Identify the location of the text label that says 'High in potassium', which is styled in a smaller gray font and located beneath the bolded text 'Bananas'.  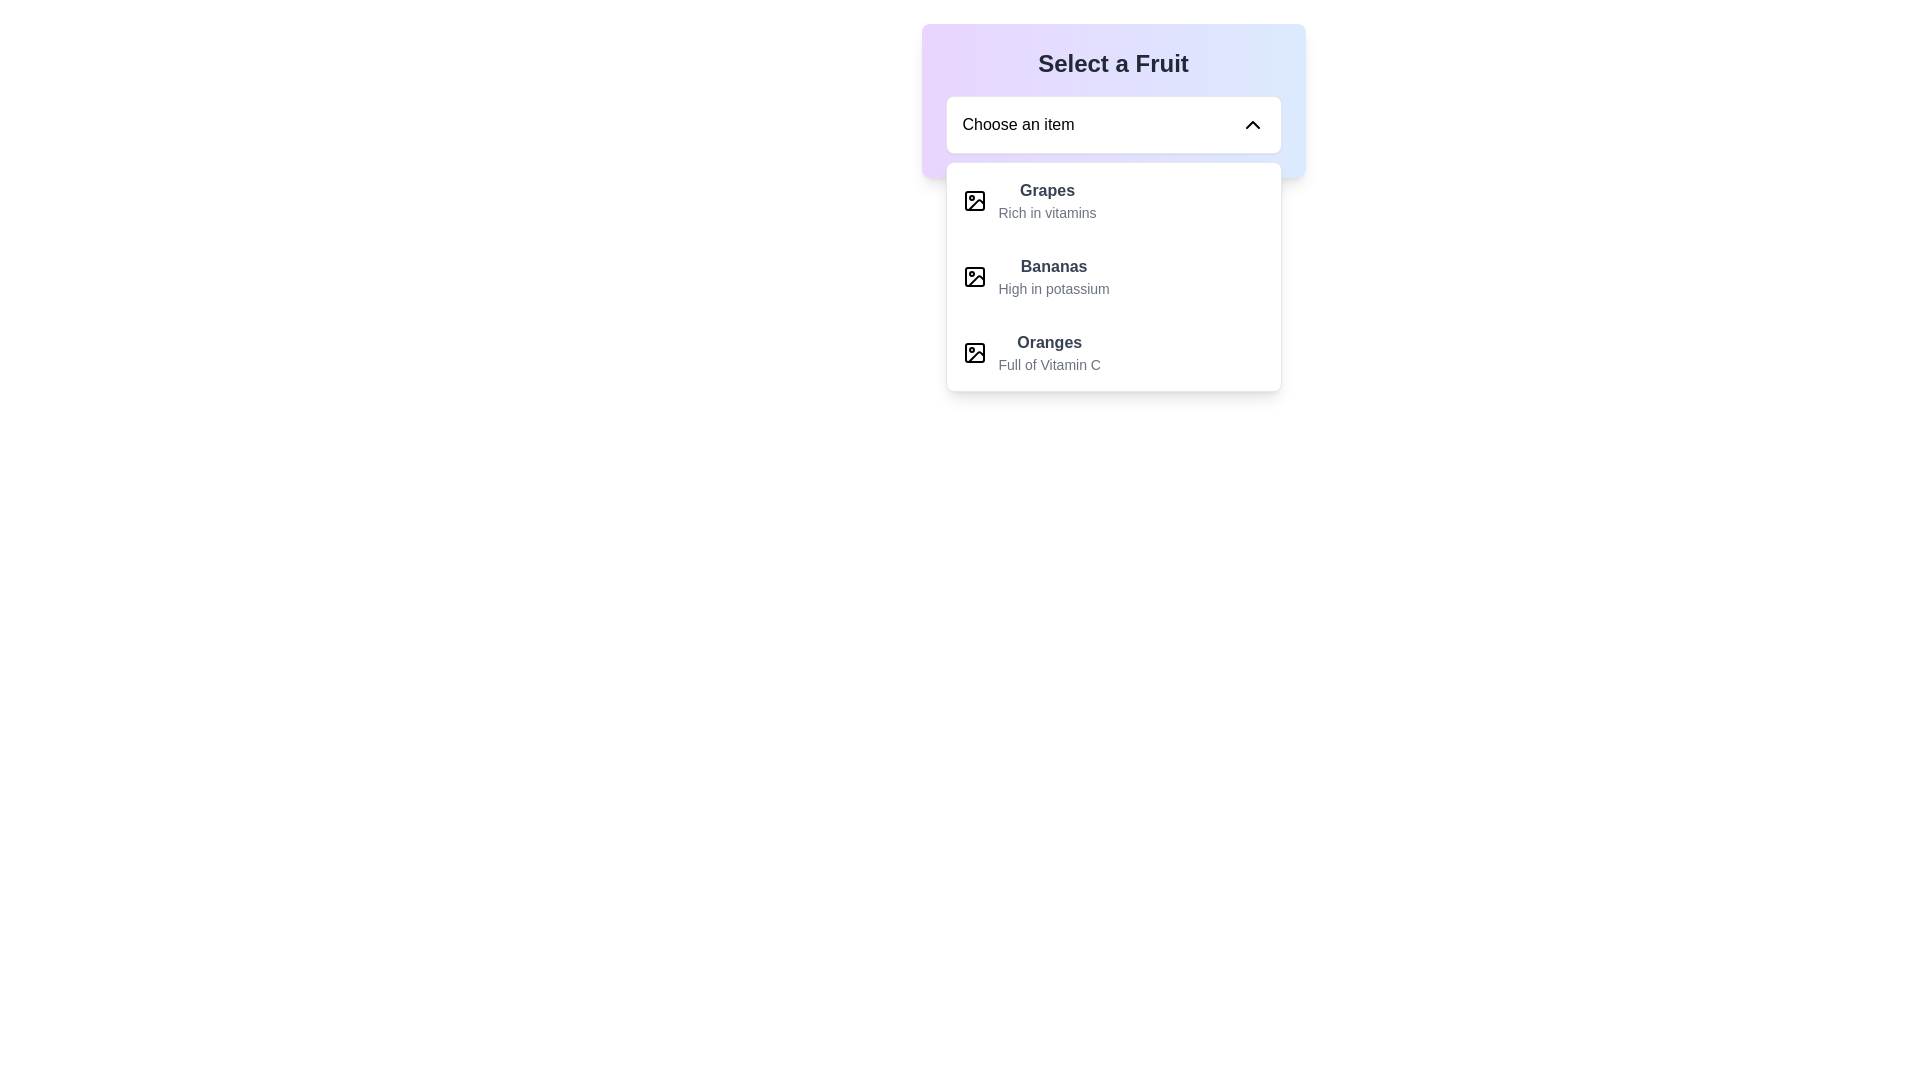
(1053, 289).